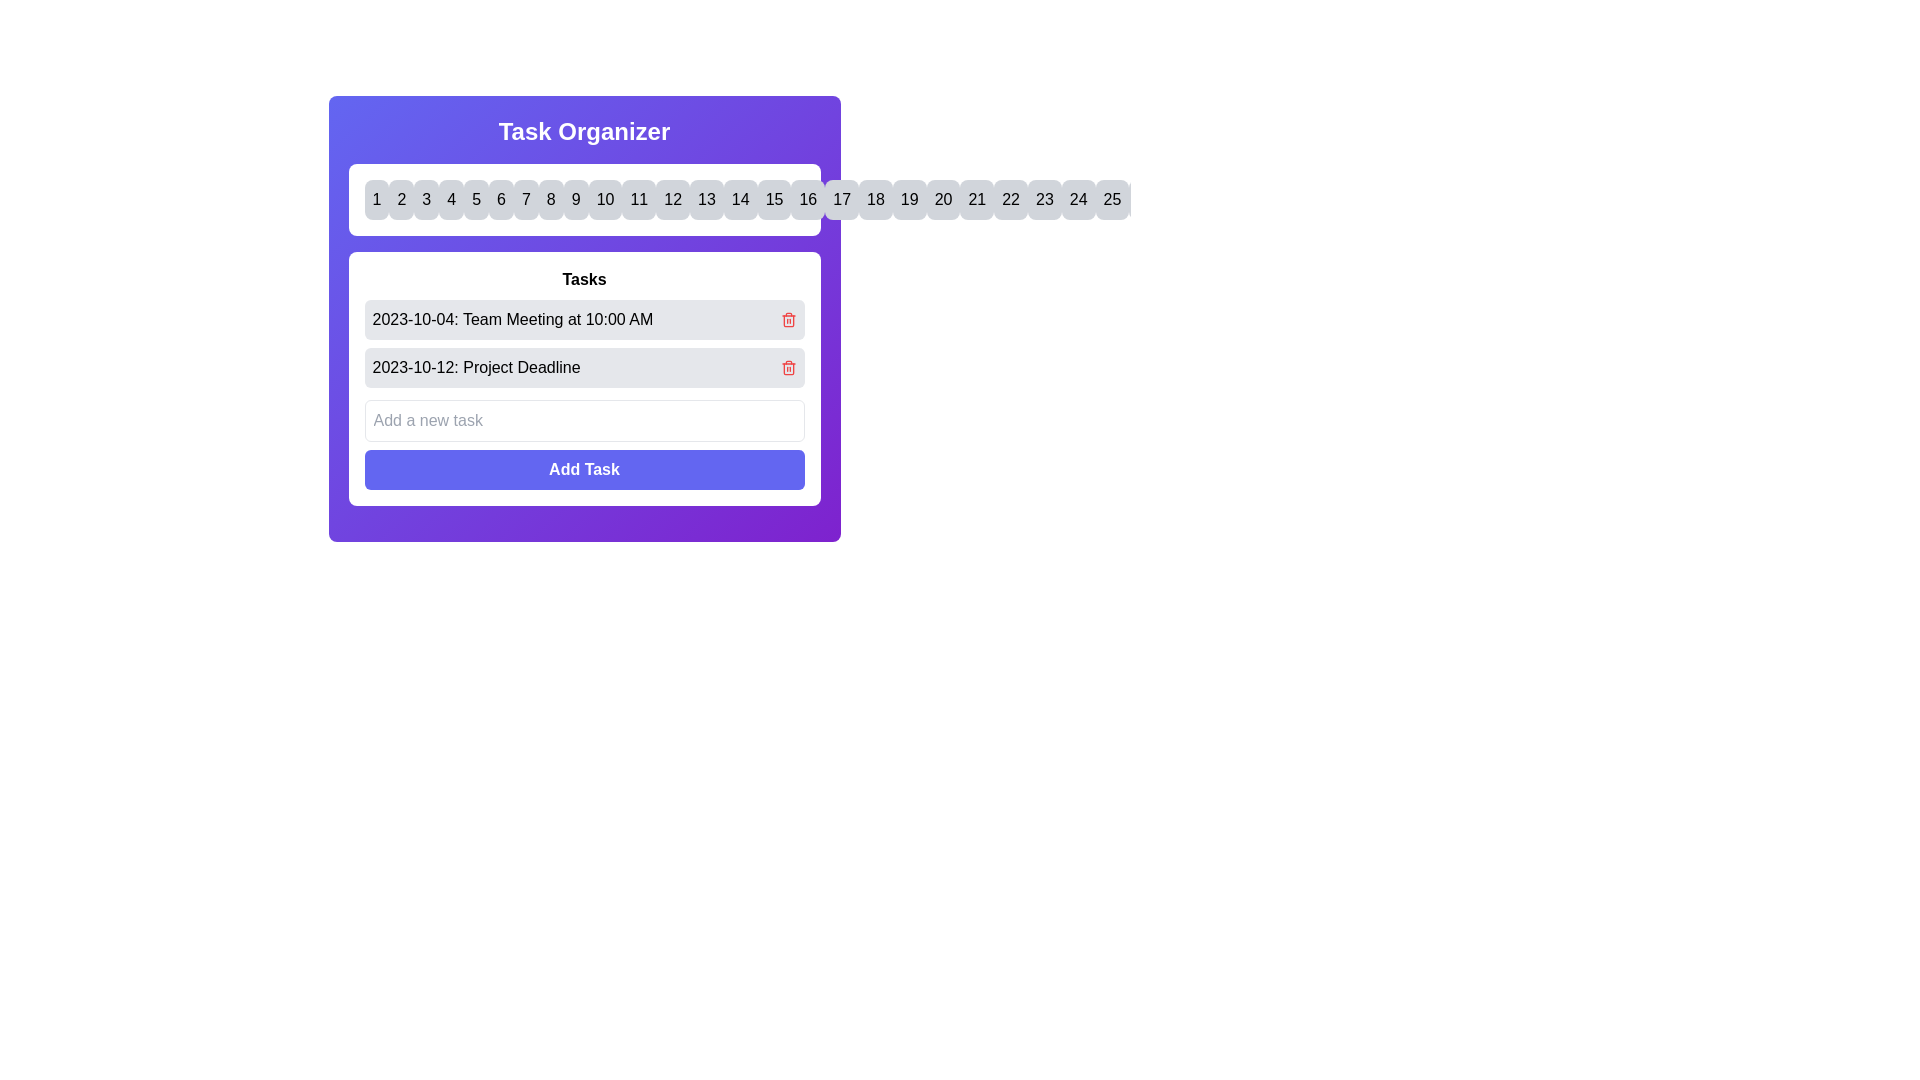 The image size is (1920, 1080). What do you see at coordinates (583, 280) in the screenshot?
I see `the Text label that serves as the section title for the task list, which is centrally aligned and located at the top of the task list section` at bounding box center [583, 280].